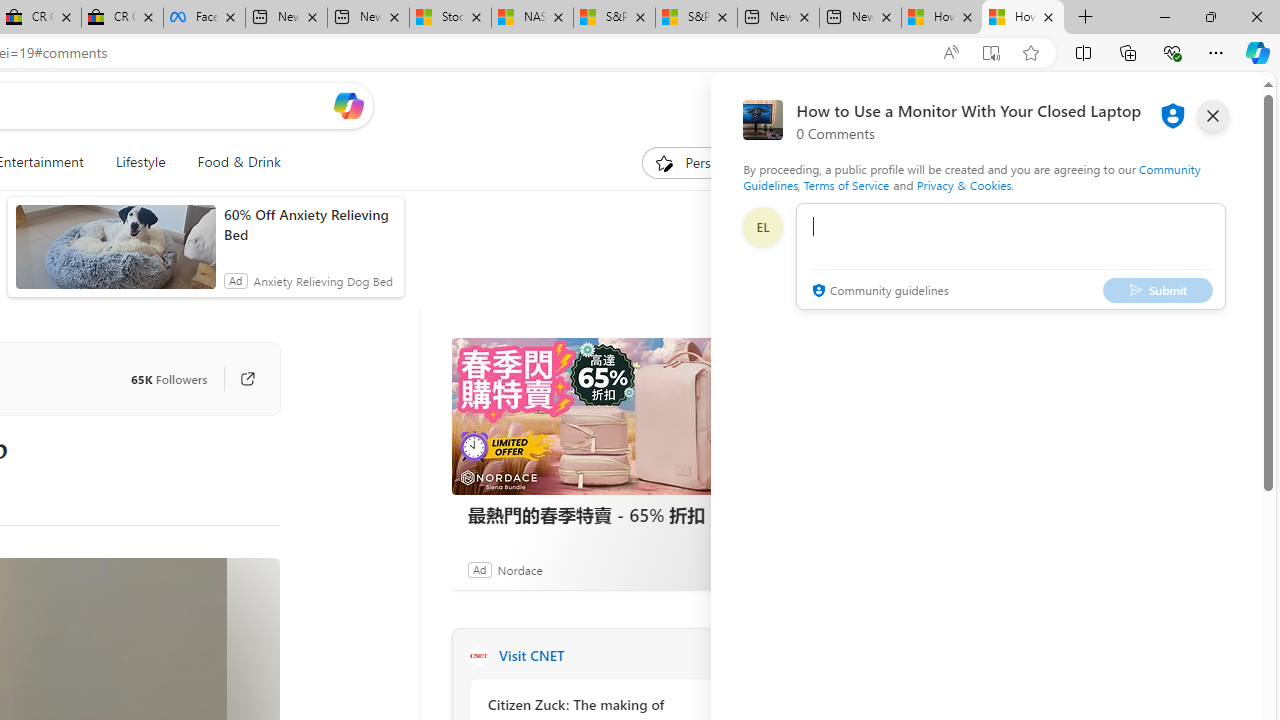  I want to click on 'Community guidelines', so click(878, 291).